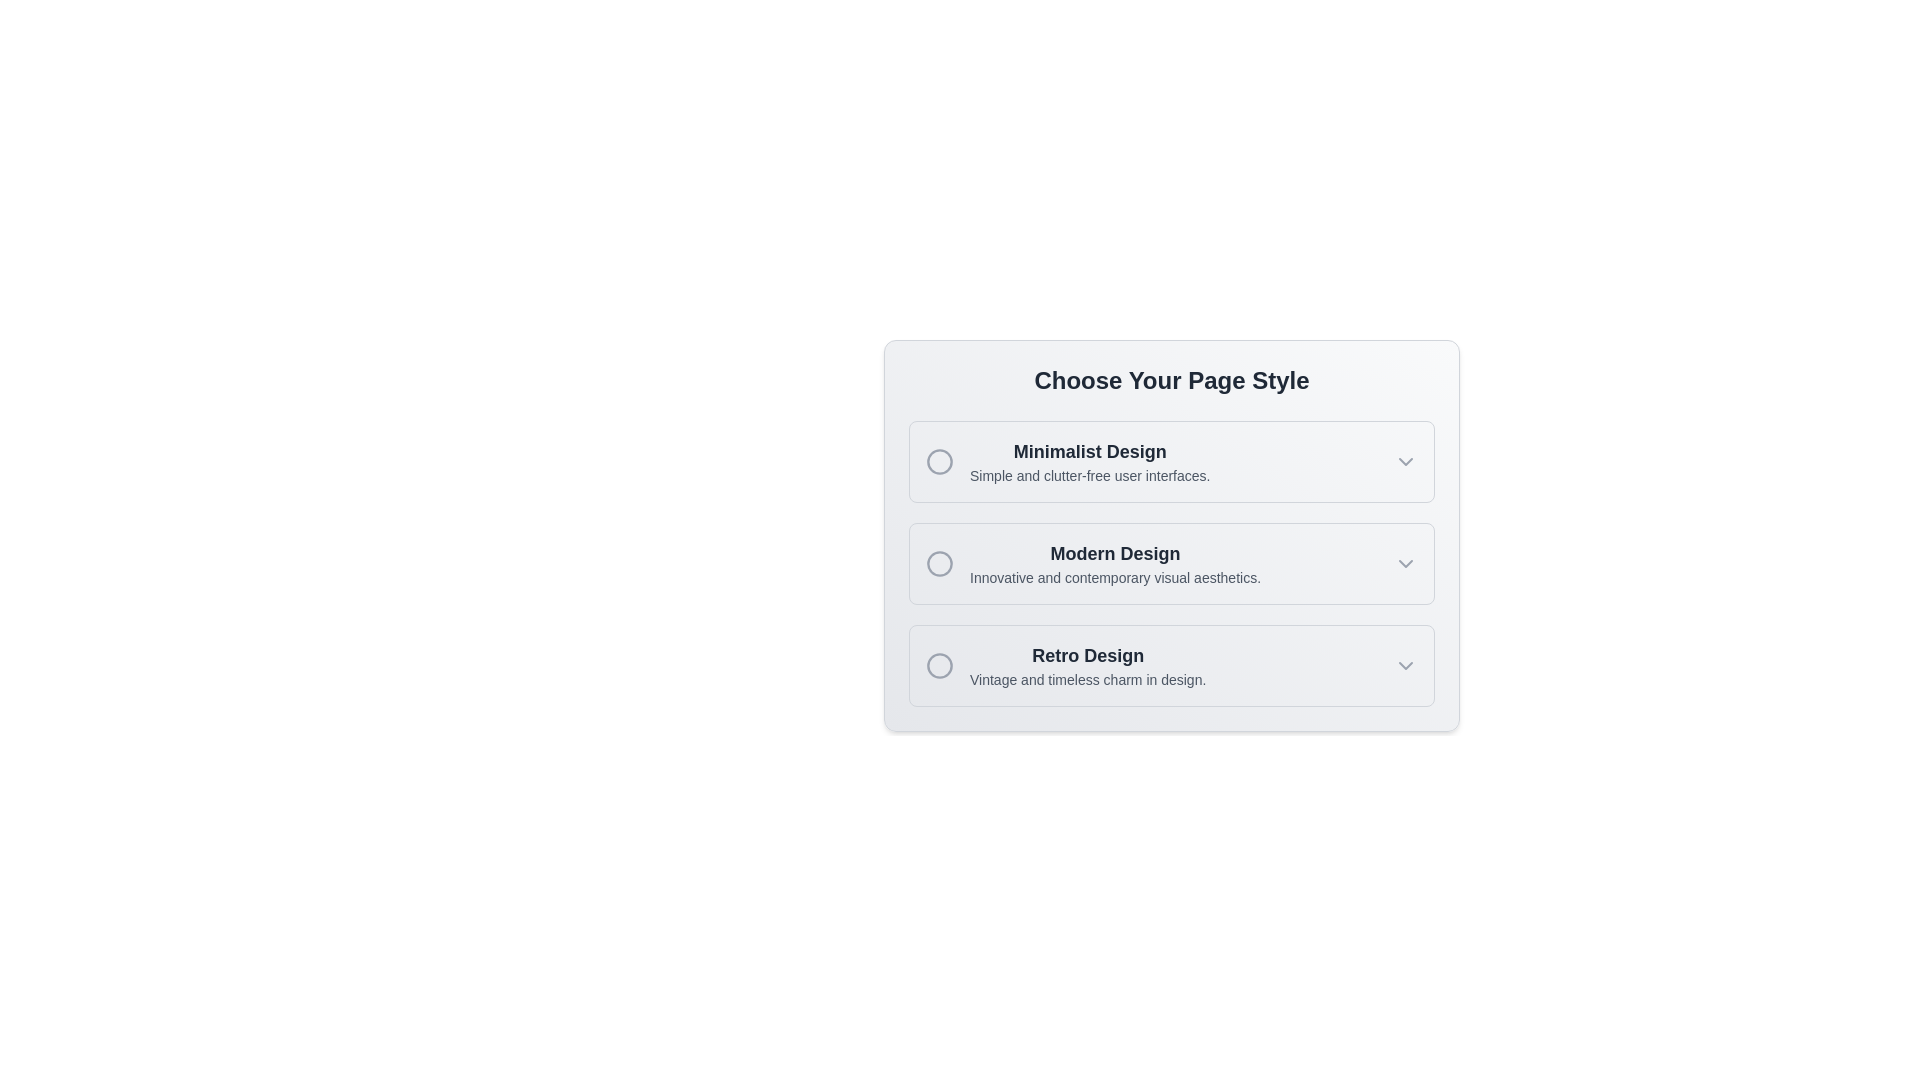 The height and width of the screenshot is (1080, 1920). I want to click on the radio button for the 'Retro Design' option in the 'Choose Your Page Style' section to trigger hover effects, so click(939, 666).